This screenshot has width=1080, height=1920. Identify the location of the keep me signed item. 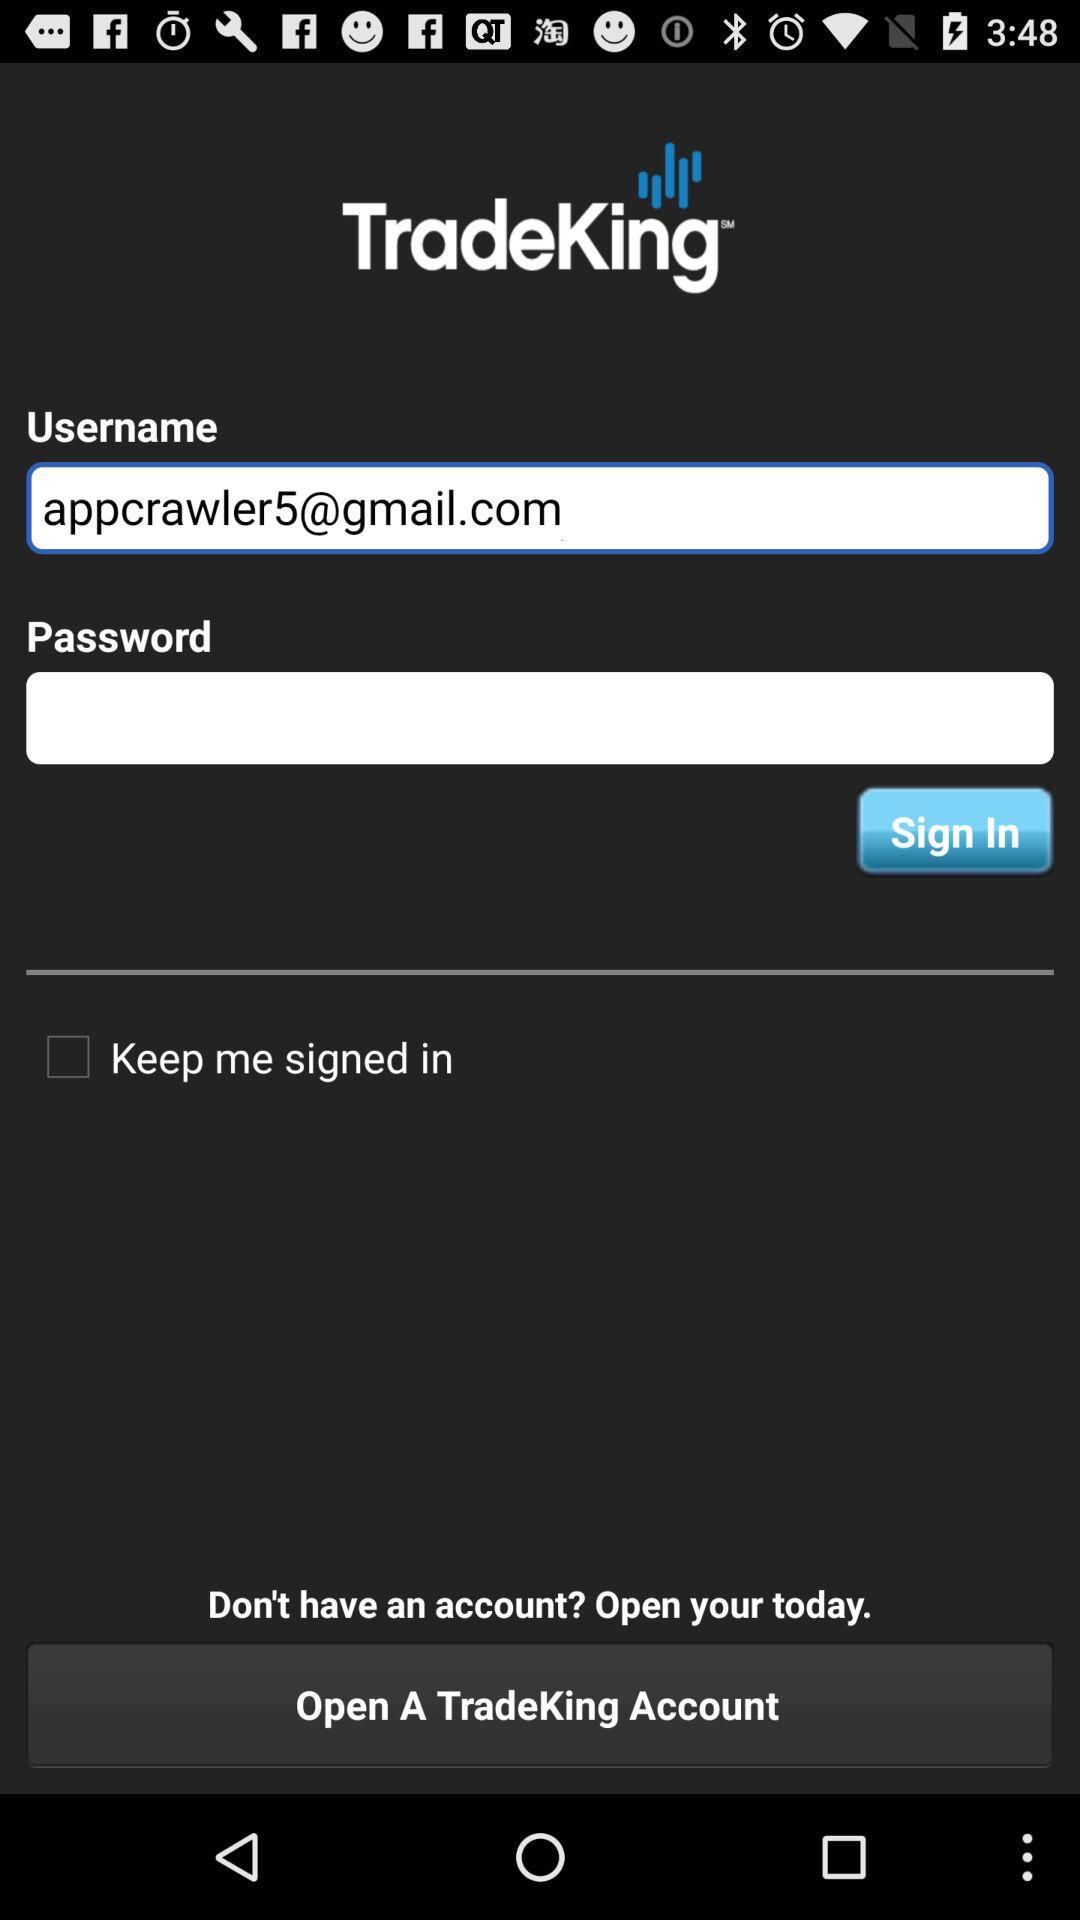
(238, 1055).